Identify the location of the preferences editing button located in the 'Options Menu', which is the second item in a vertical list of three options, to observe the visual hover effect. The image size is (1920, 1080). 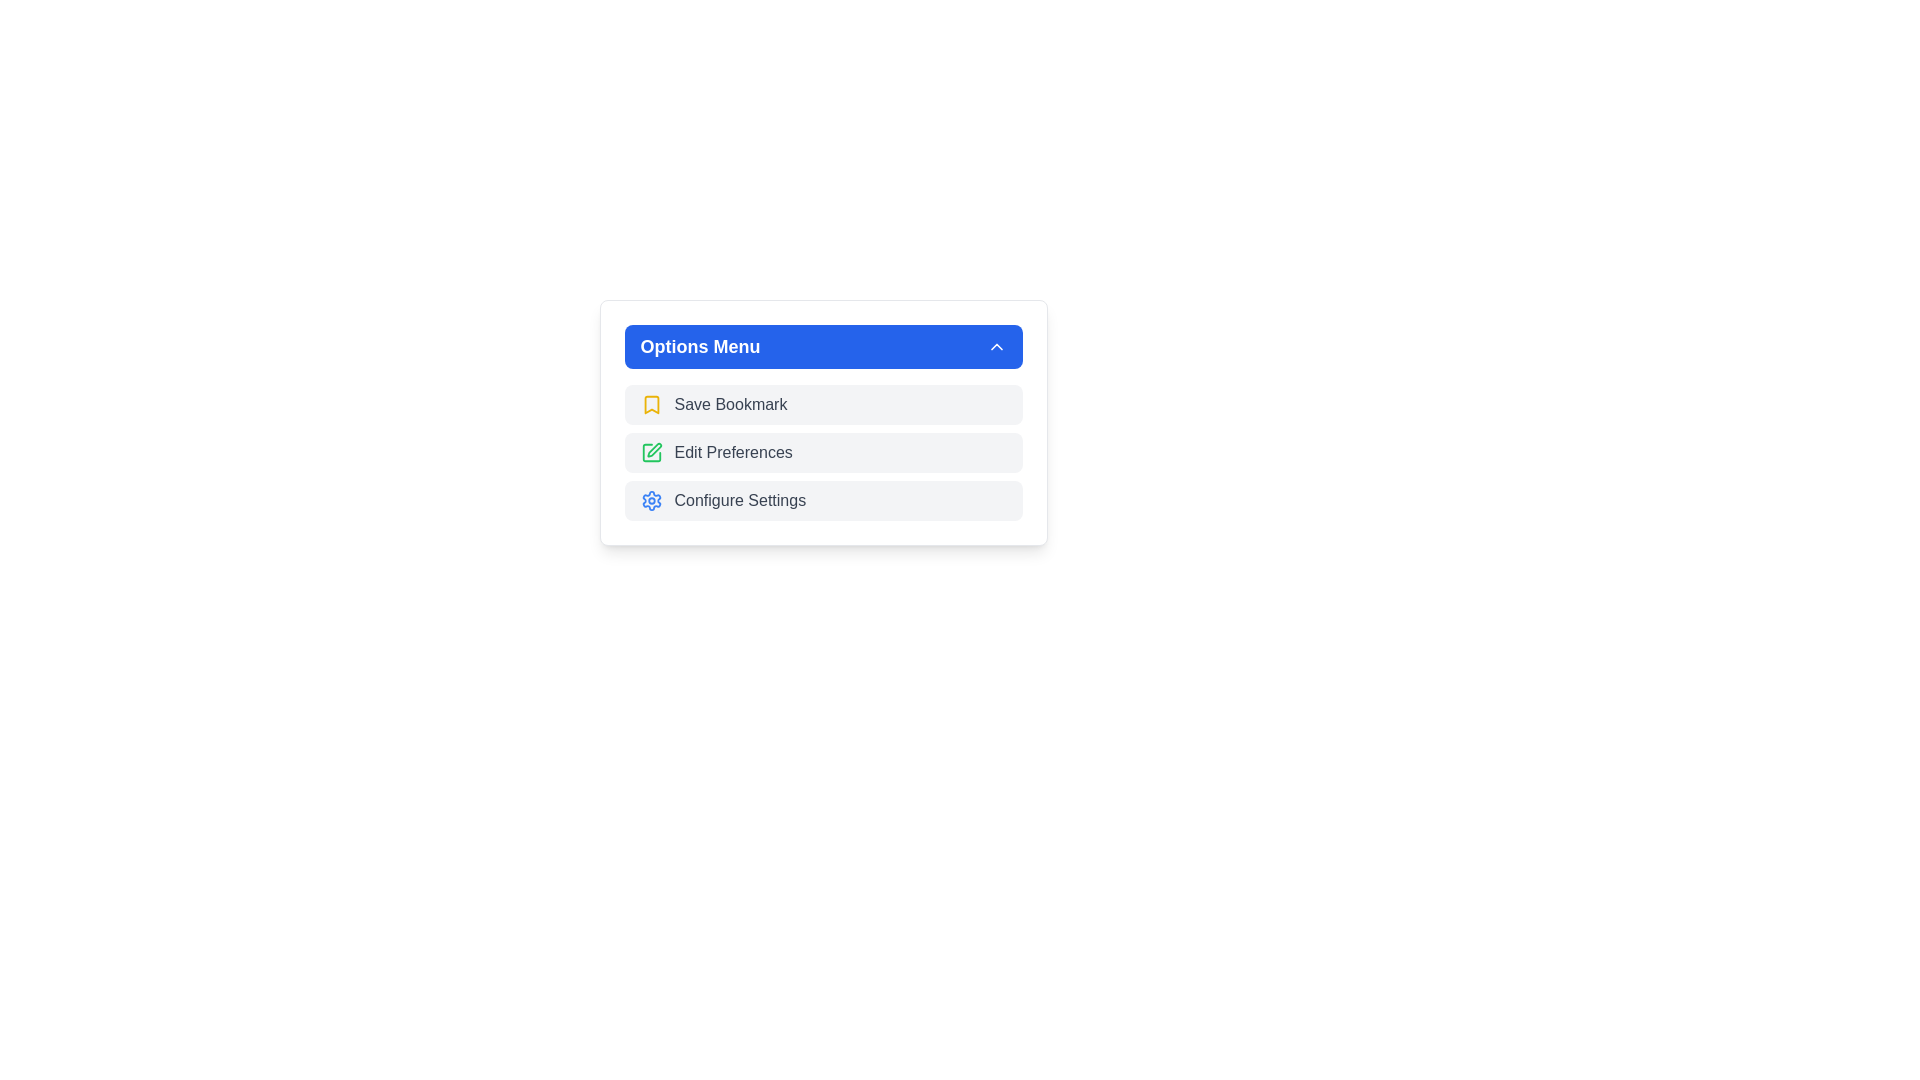
(823, 452).